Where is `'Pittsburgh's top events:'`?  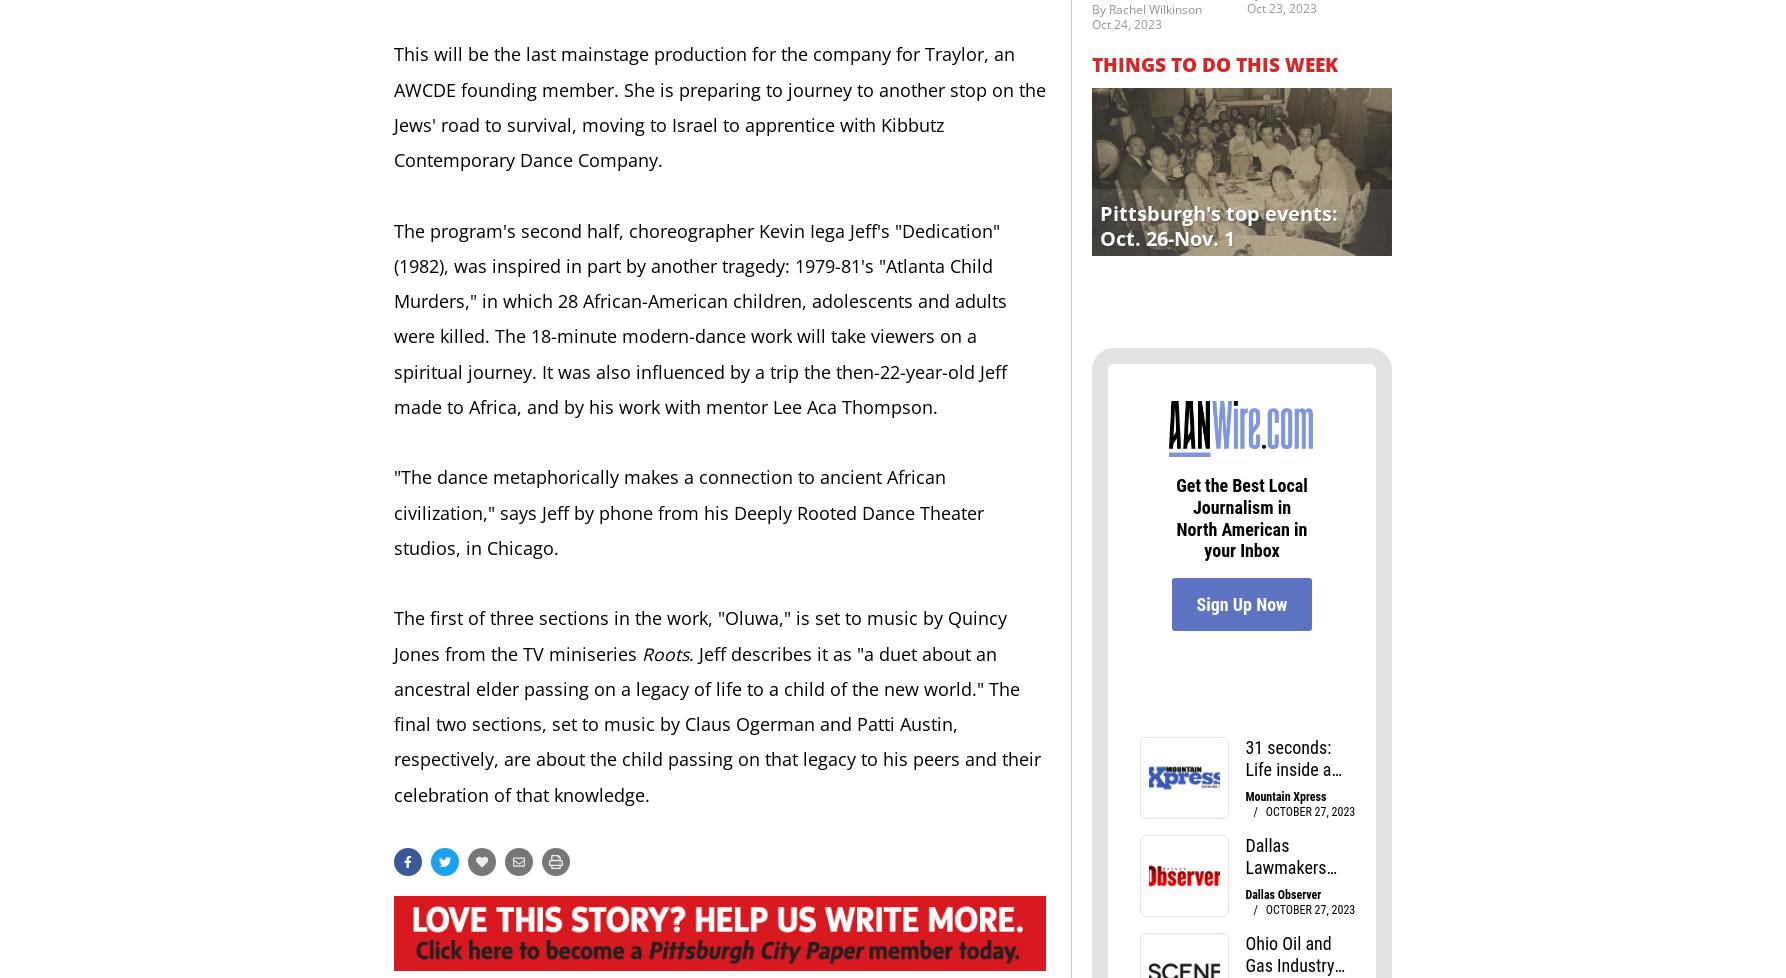 'Pittsburgh's top events:' is located at coordinates (1218, 212).